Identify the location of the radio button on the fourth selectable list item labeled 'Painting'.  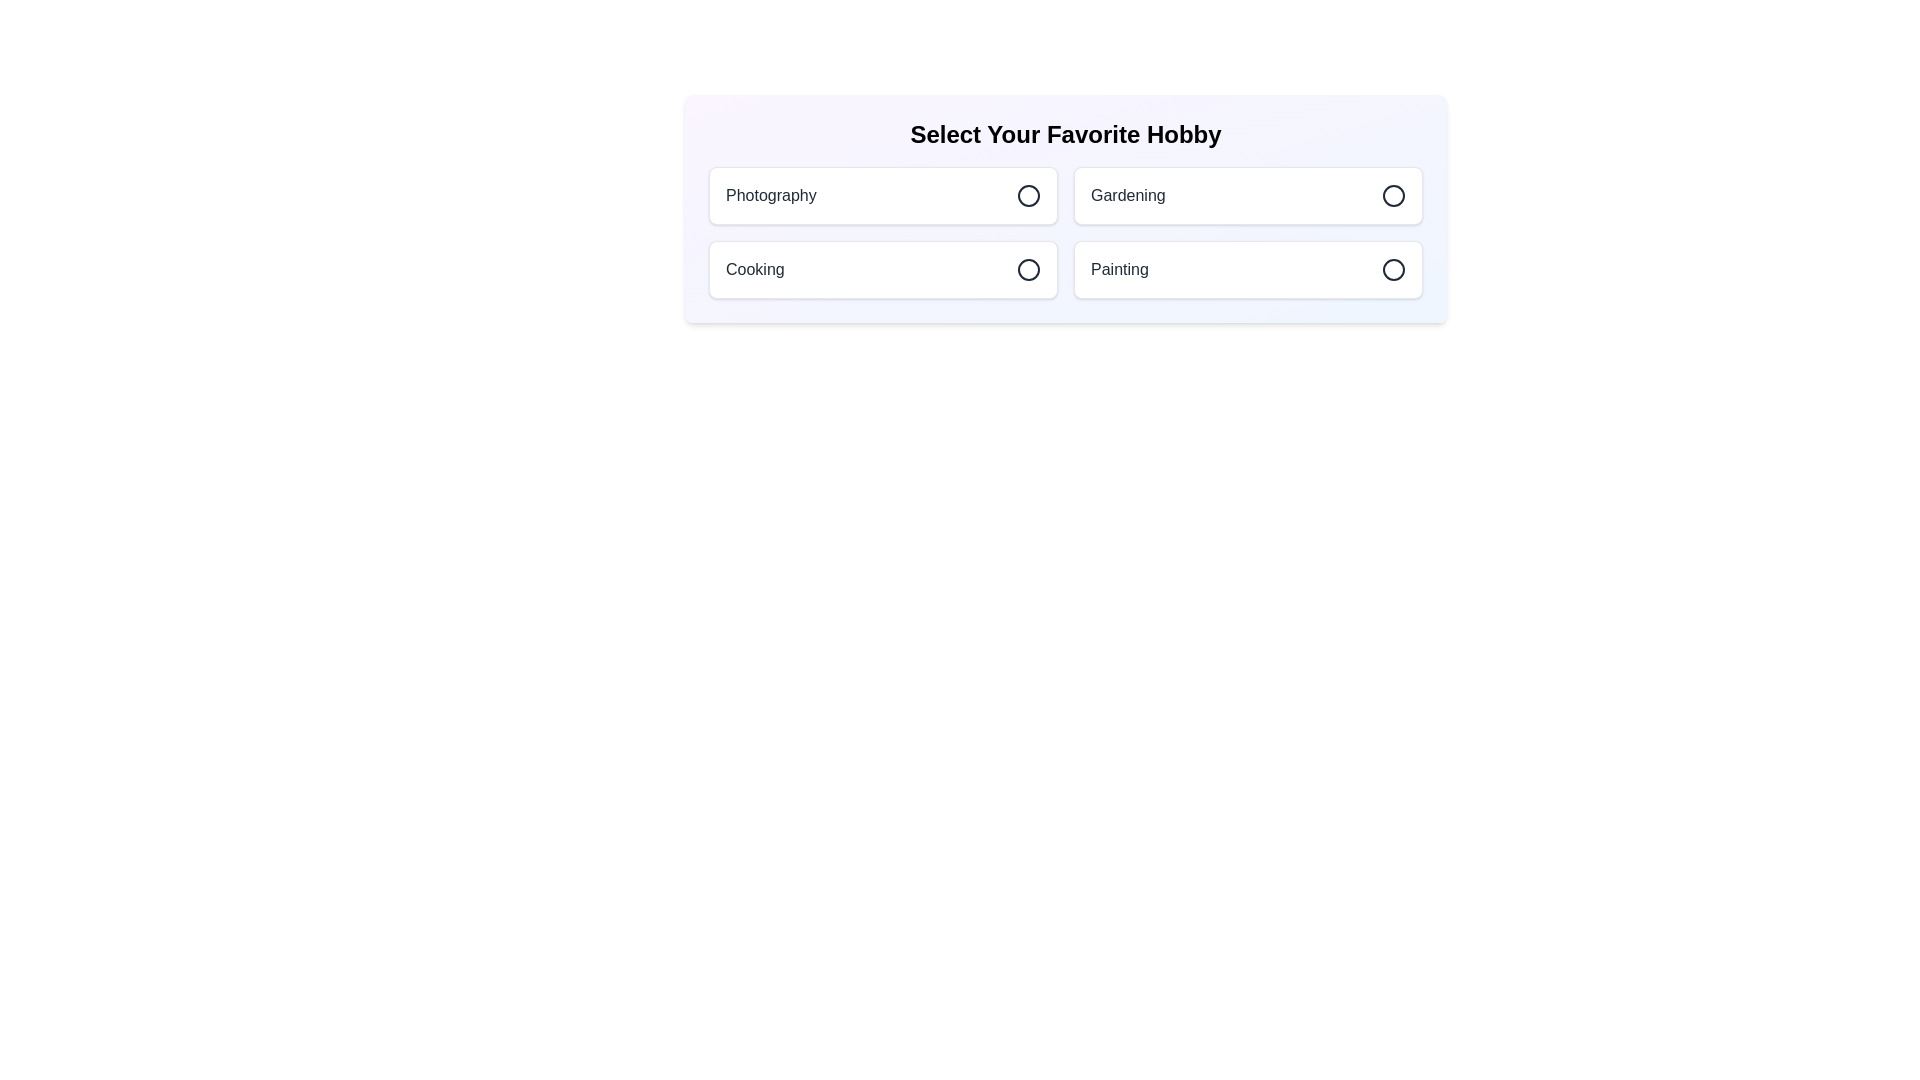
(1247, 270).